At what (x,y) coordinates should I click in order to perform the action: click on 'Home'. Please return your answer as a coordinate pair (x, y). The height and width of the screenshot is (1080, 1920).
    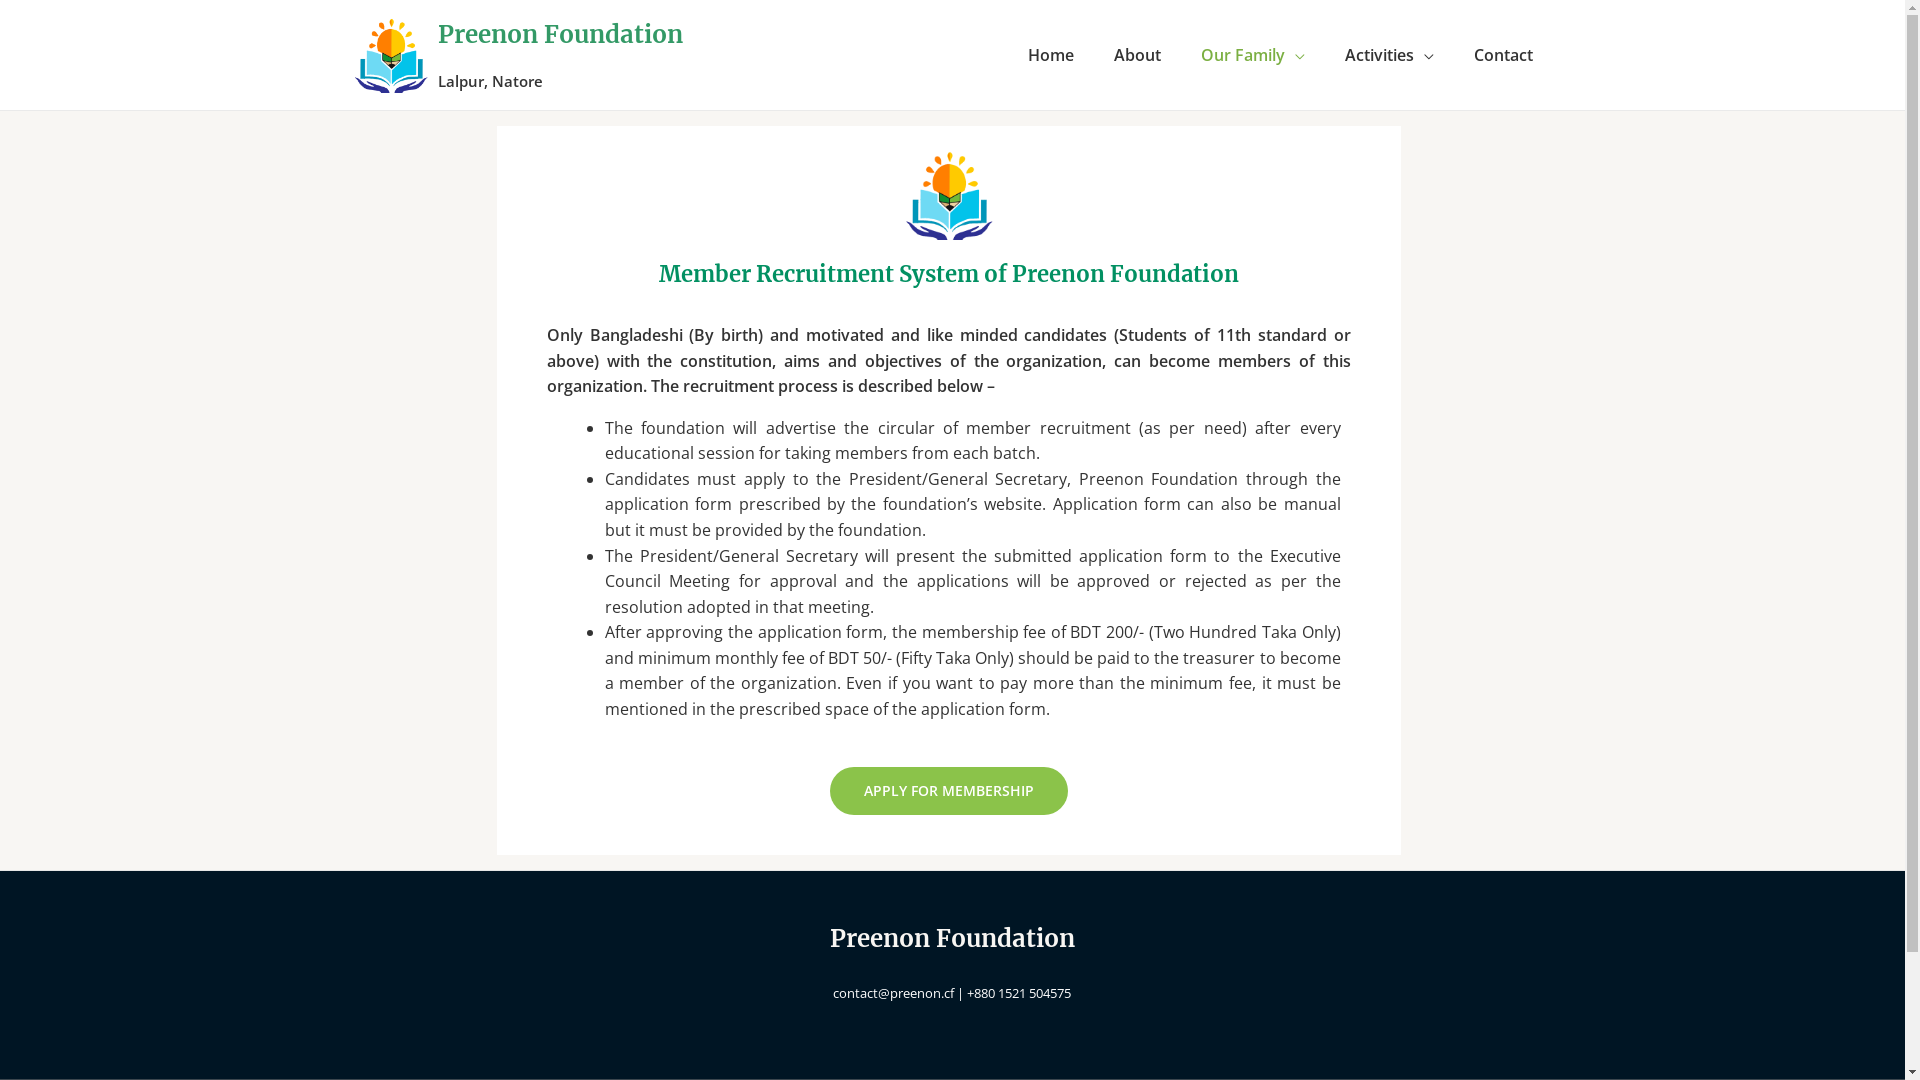
    Looking at the image, I should click on (1050, 53).